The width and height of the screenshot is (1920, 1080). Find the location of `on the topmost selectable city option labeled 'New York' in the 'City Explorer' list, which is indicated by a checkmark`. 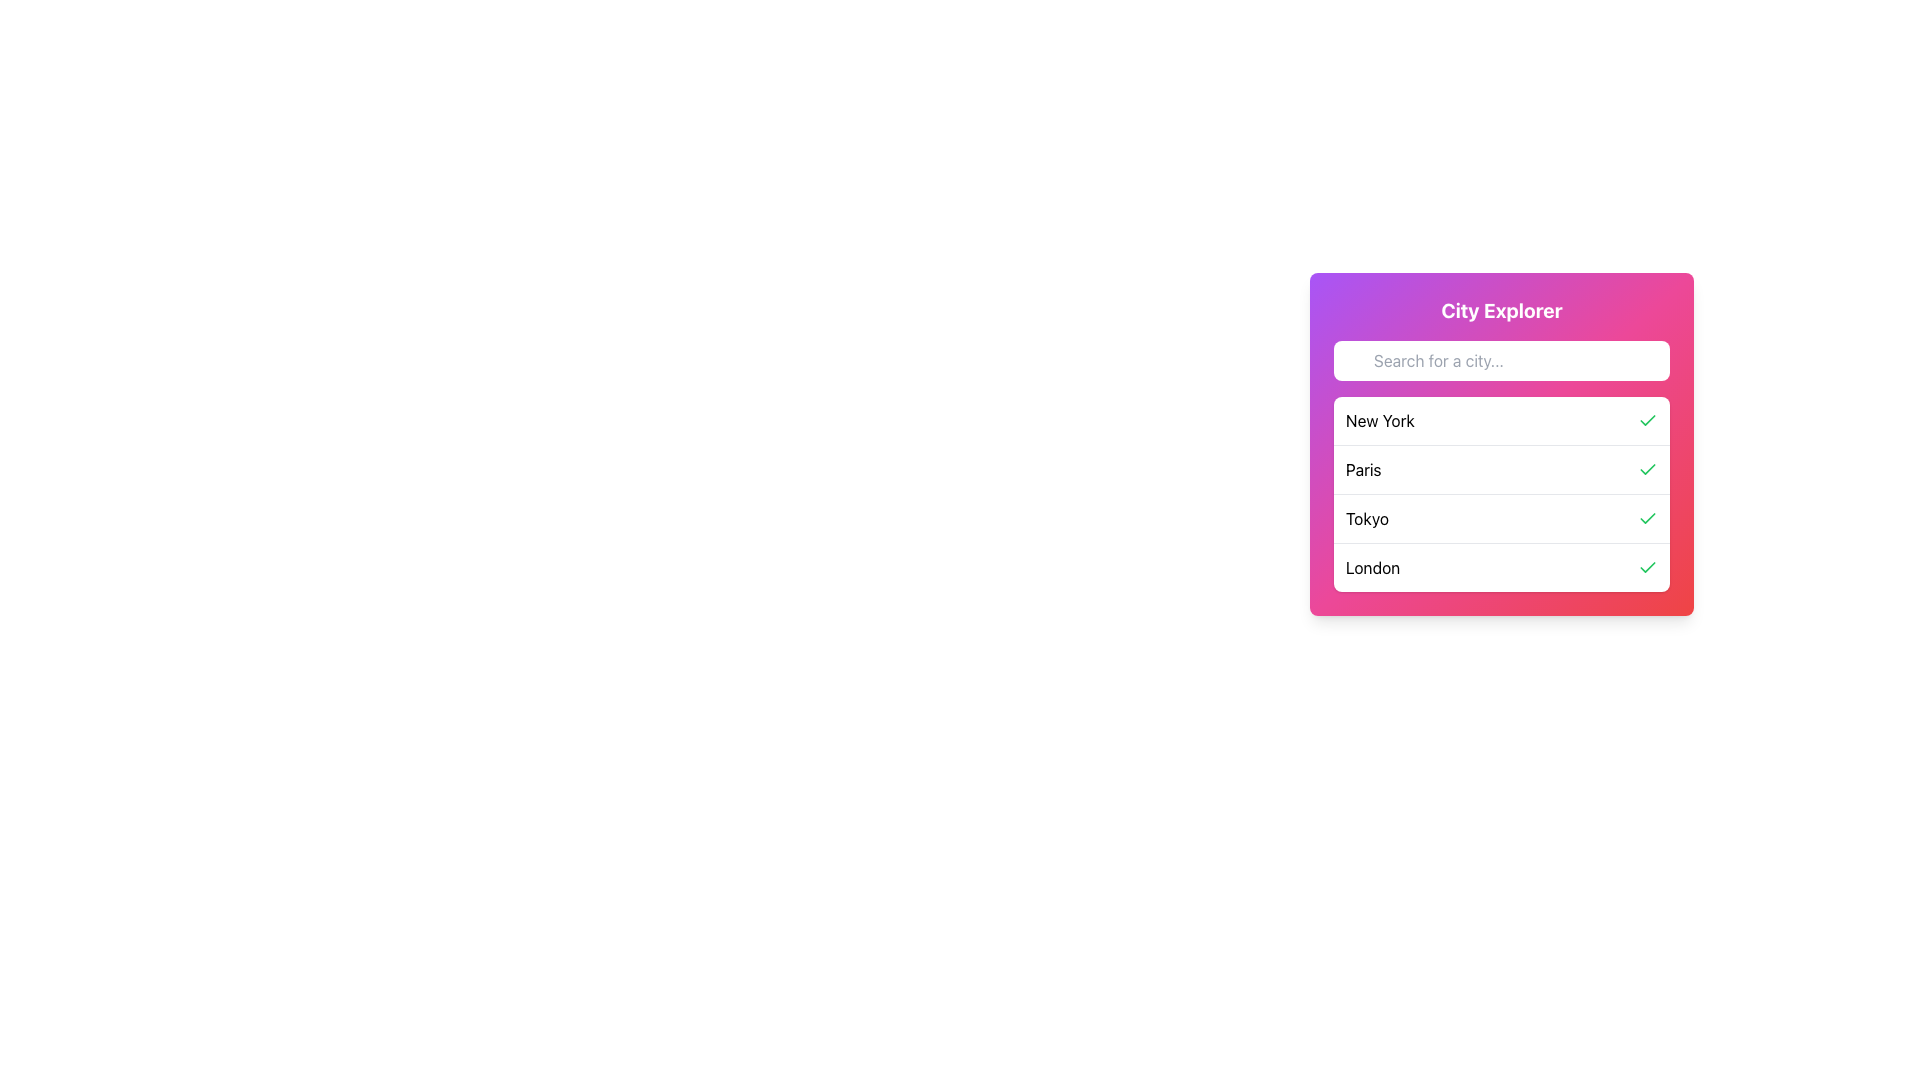

on the topmost selectable city option labeled 'New York' in the 'City Explorer' list, which is indicated by a checkmark is located at coordinates (1502, 419).